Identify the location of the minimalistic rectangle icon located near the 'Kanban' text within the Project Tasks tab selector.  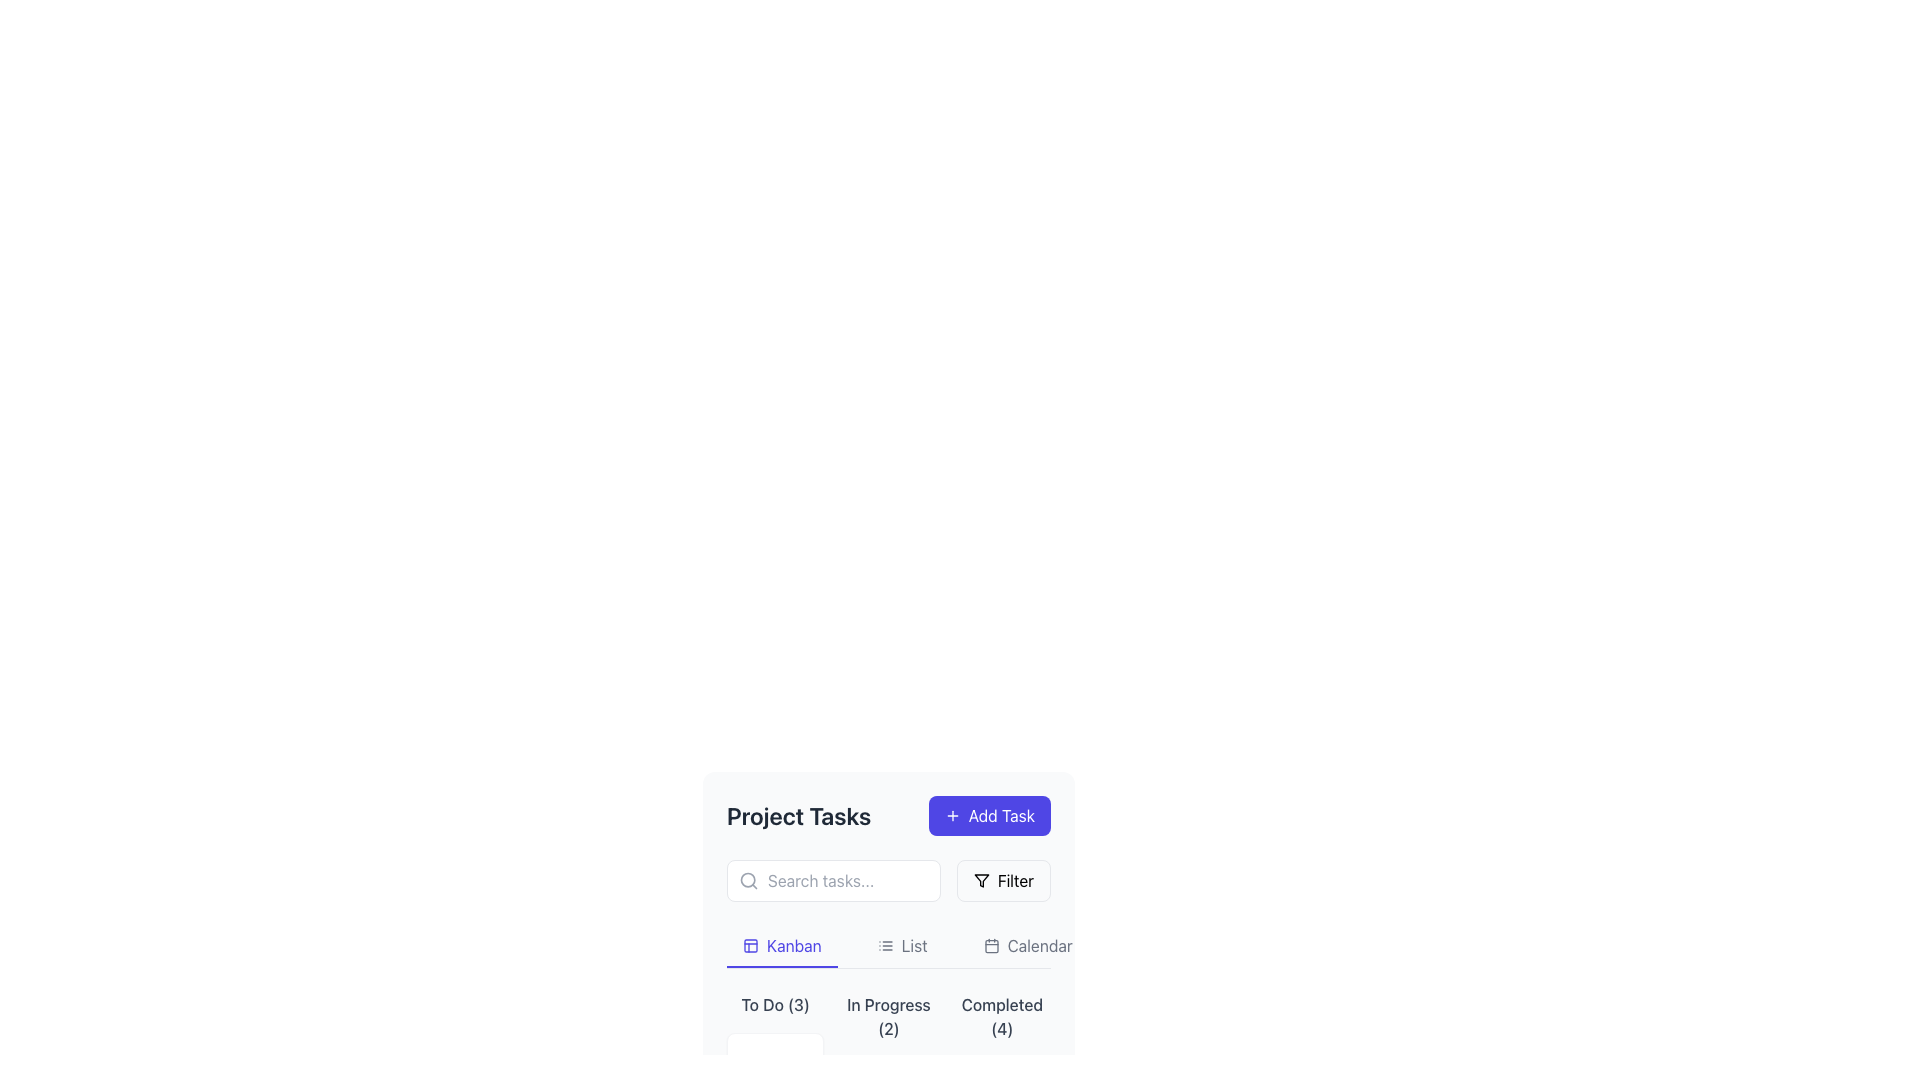
(749, 945).